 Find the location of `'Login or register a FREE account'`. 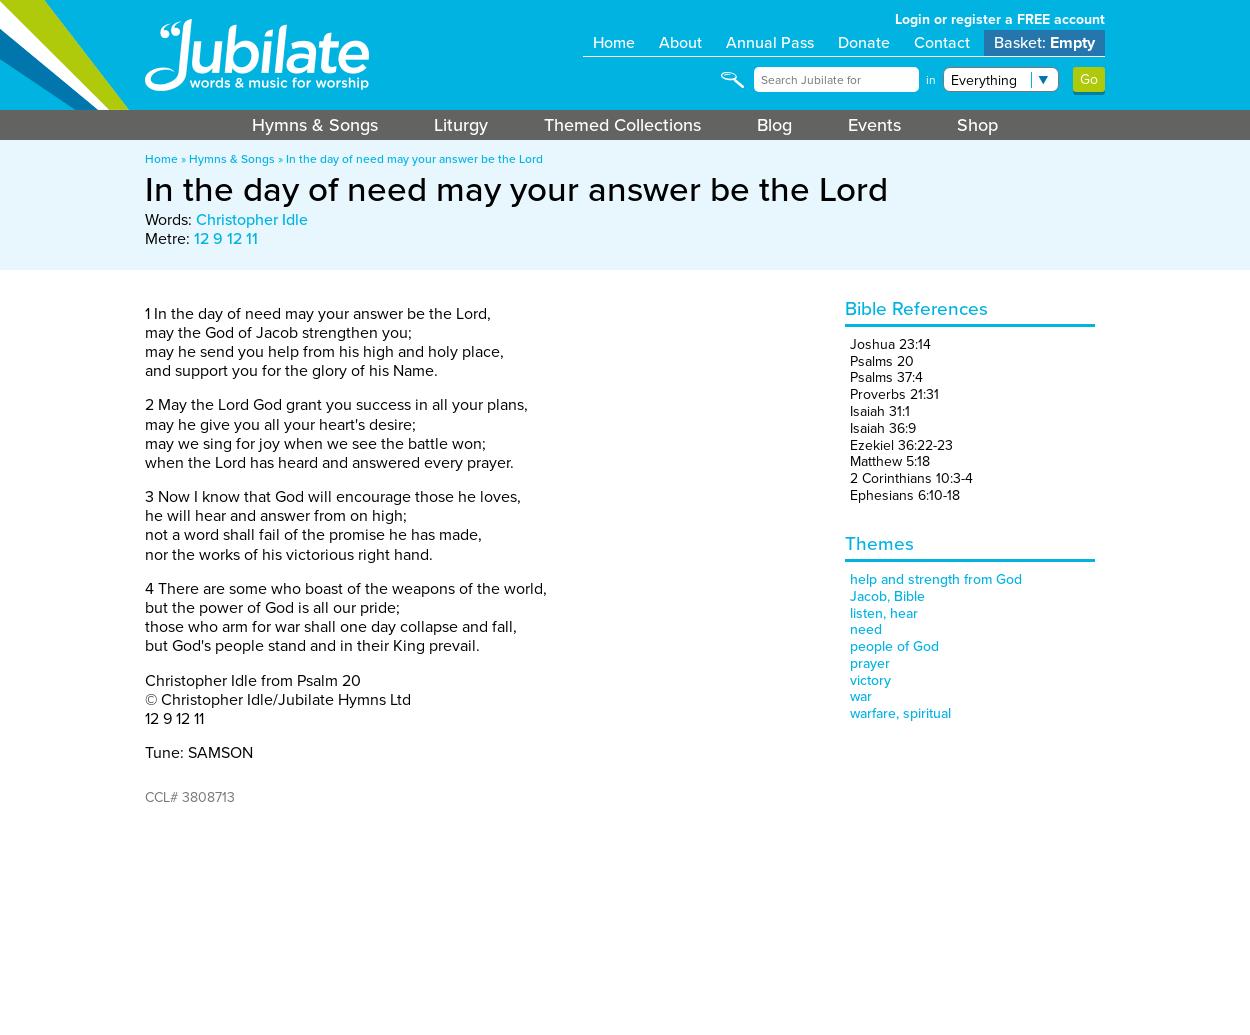

'Login or register a FREE account' is located at coordinates (1000, 19).